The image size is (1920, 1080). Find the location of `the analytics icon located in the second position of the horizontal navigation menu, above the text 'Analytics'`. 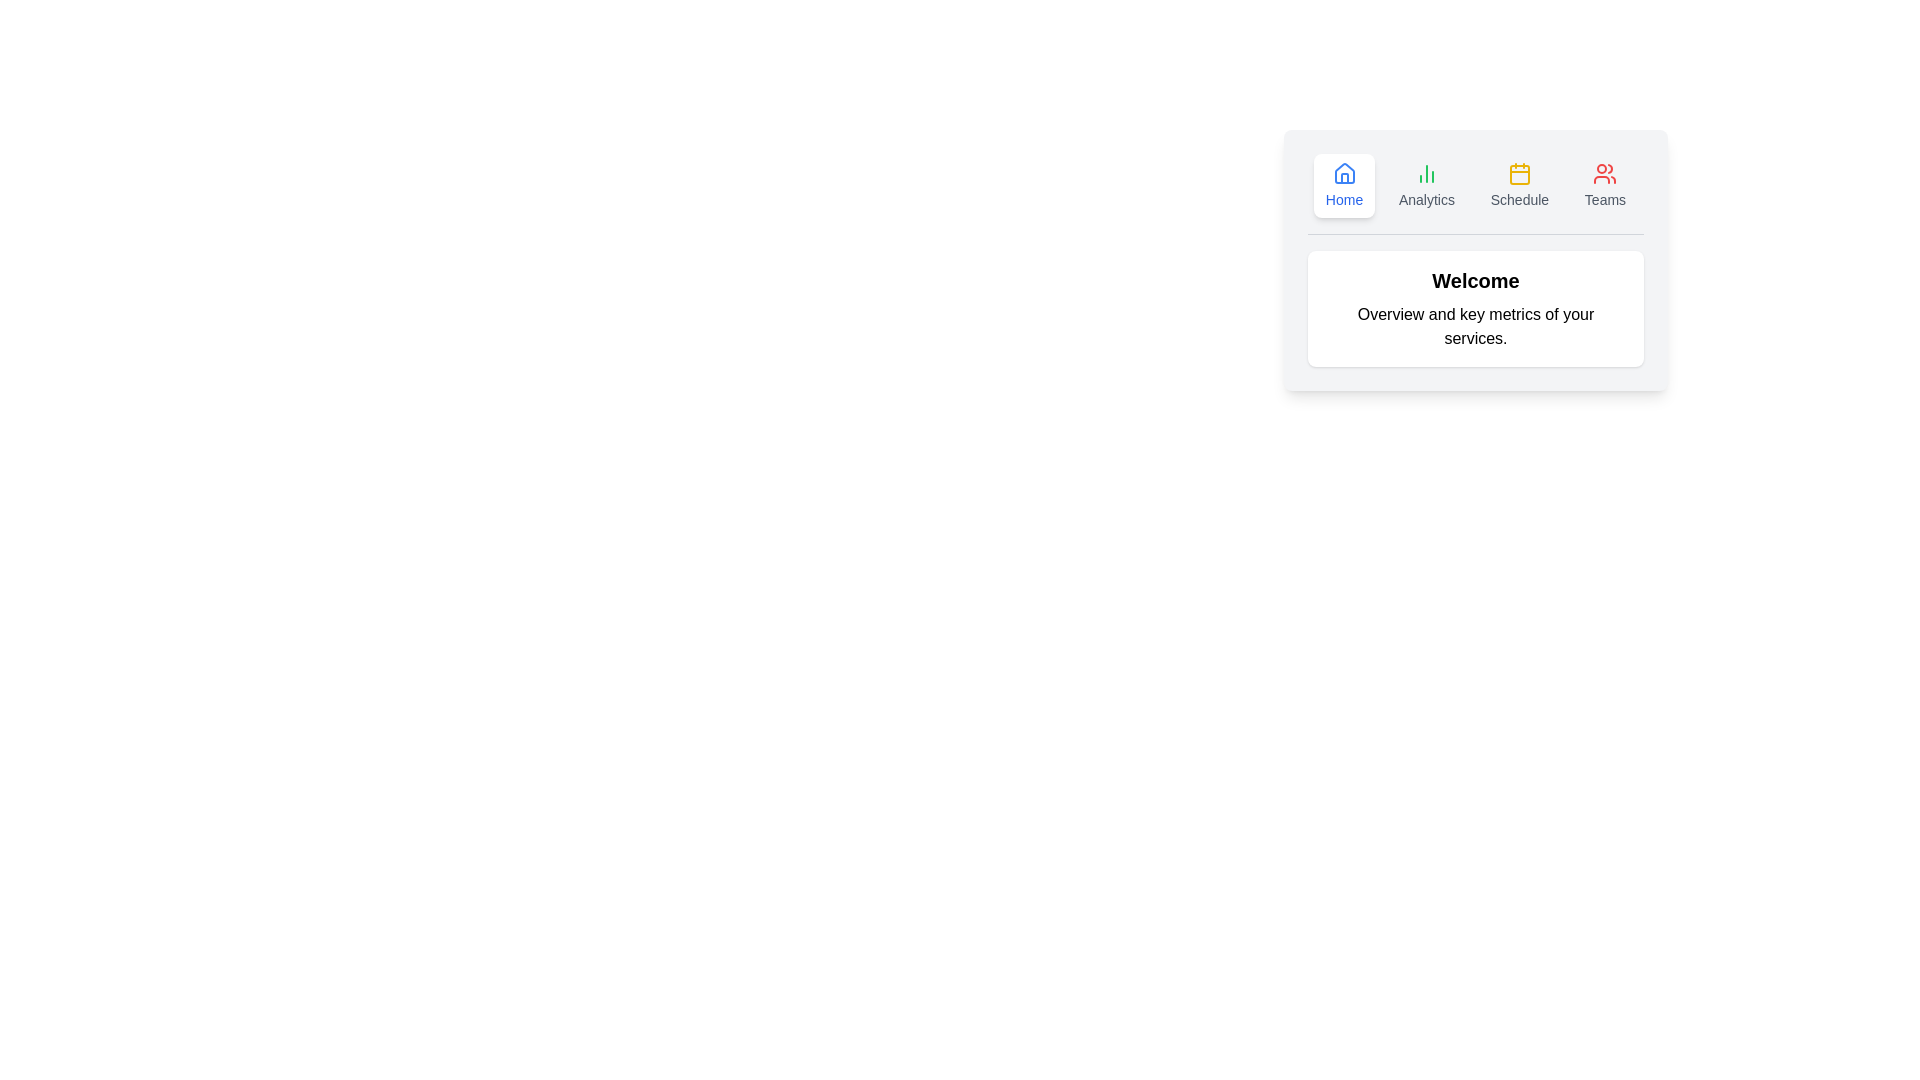

the analytics icon located in the second position of the horizontal navigation menu, above the text 'Analytics' is located at coordinates (1425, 172).